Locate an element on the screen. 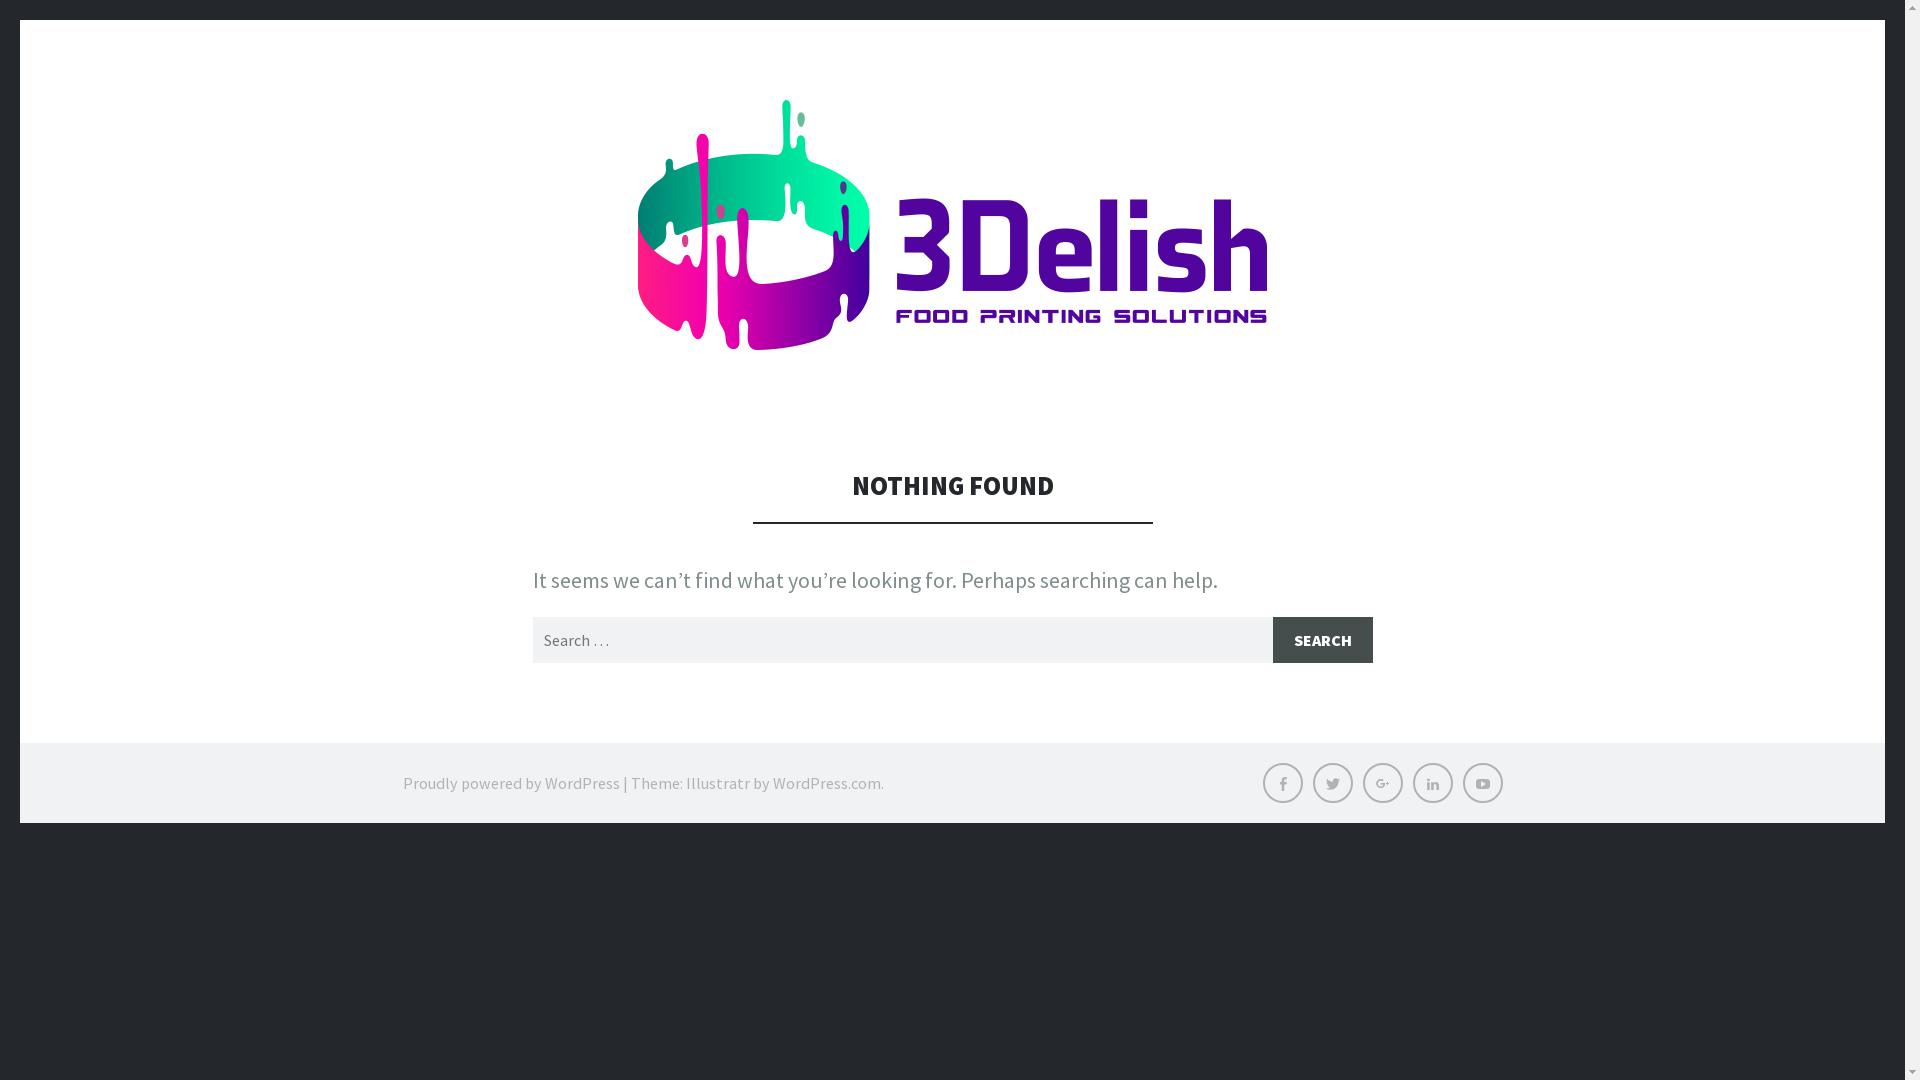 The height and width of the screenshot is (1080, 1920). 'LinkedIn' is located at coordinates (1430, 782).